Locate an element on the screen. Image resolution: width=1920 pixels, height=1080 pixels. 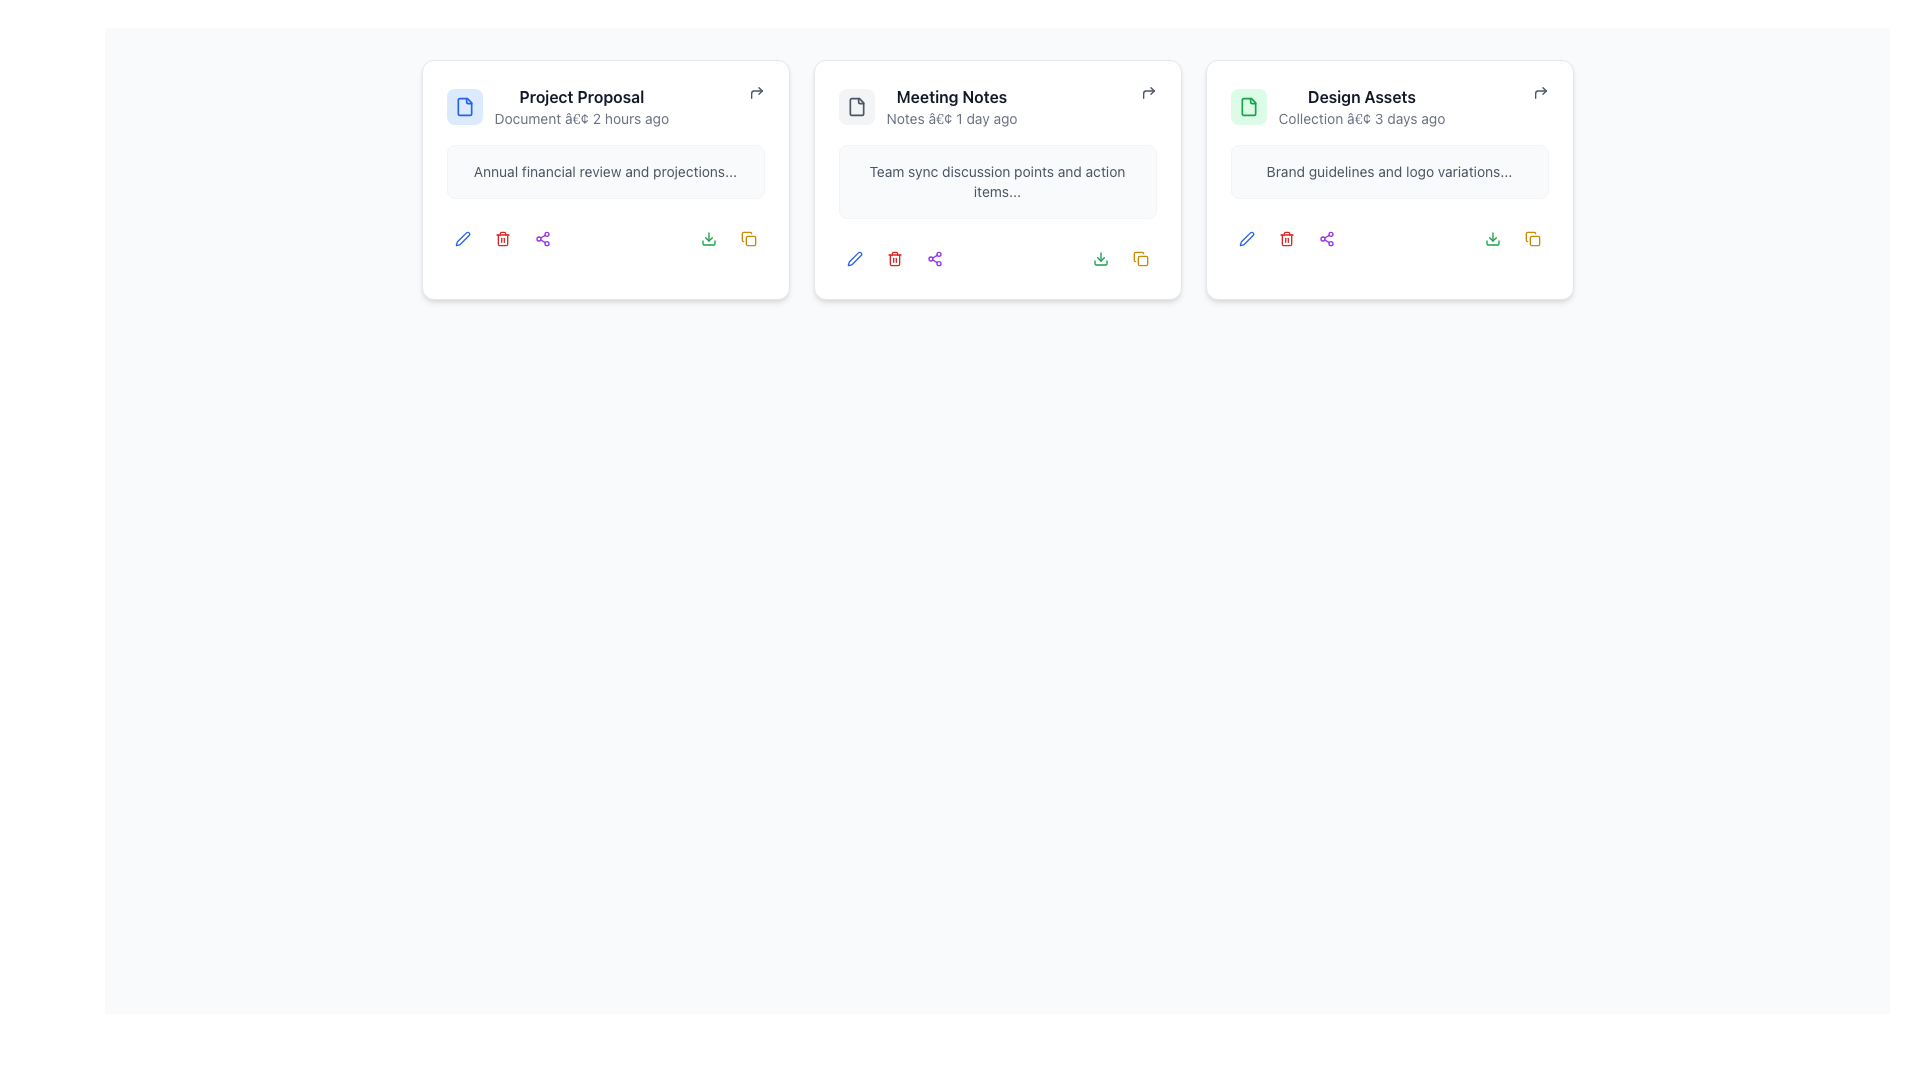
the trash icon button located as the third from the left in the group of action icons below the 'Design Assets' card is located at coordinates (1286, 238).